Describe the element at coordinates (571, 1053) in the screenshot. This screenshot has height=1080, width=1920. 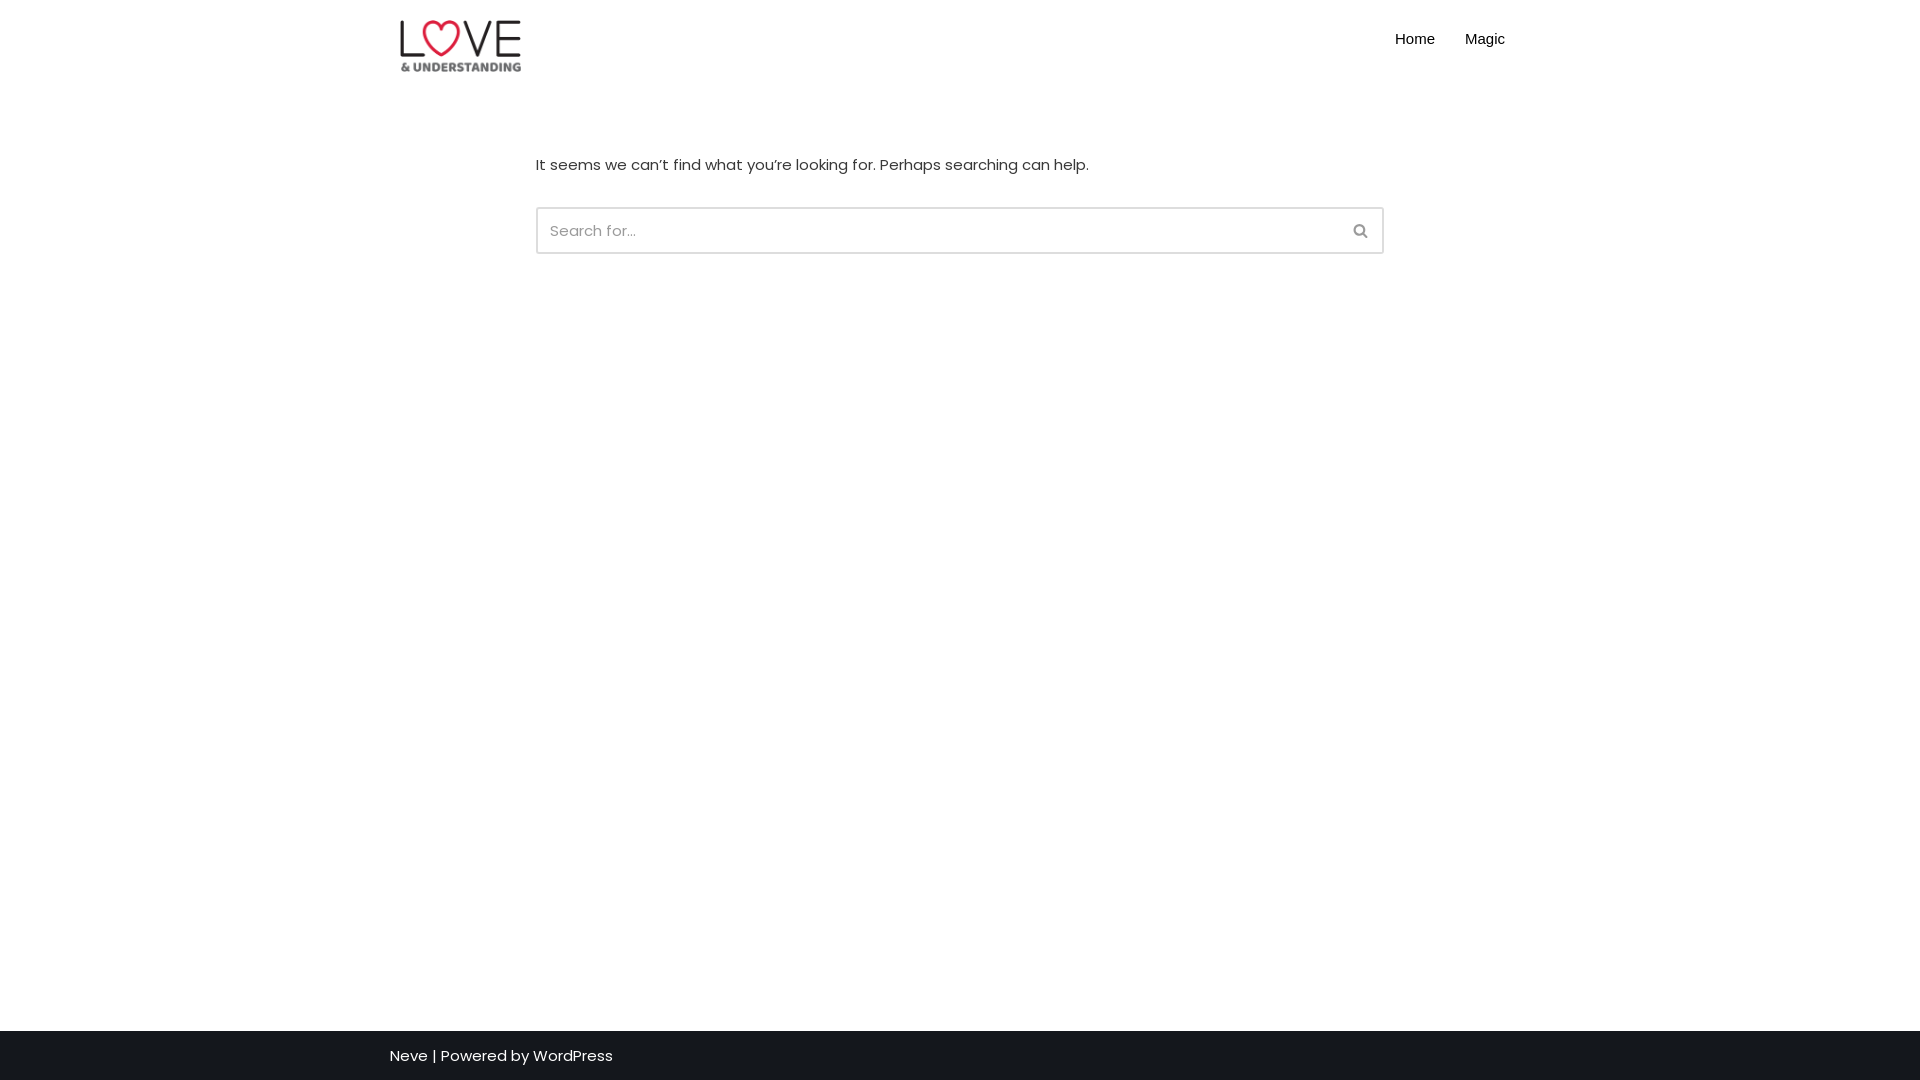
I see `'WordPress'` at that location.